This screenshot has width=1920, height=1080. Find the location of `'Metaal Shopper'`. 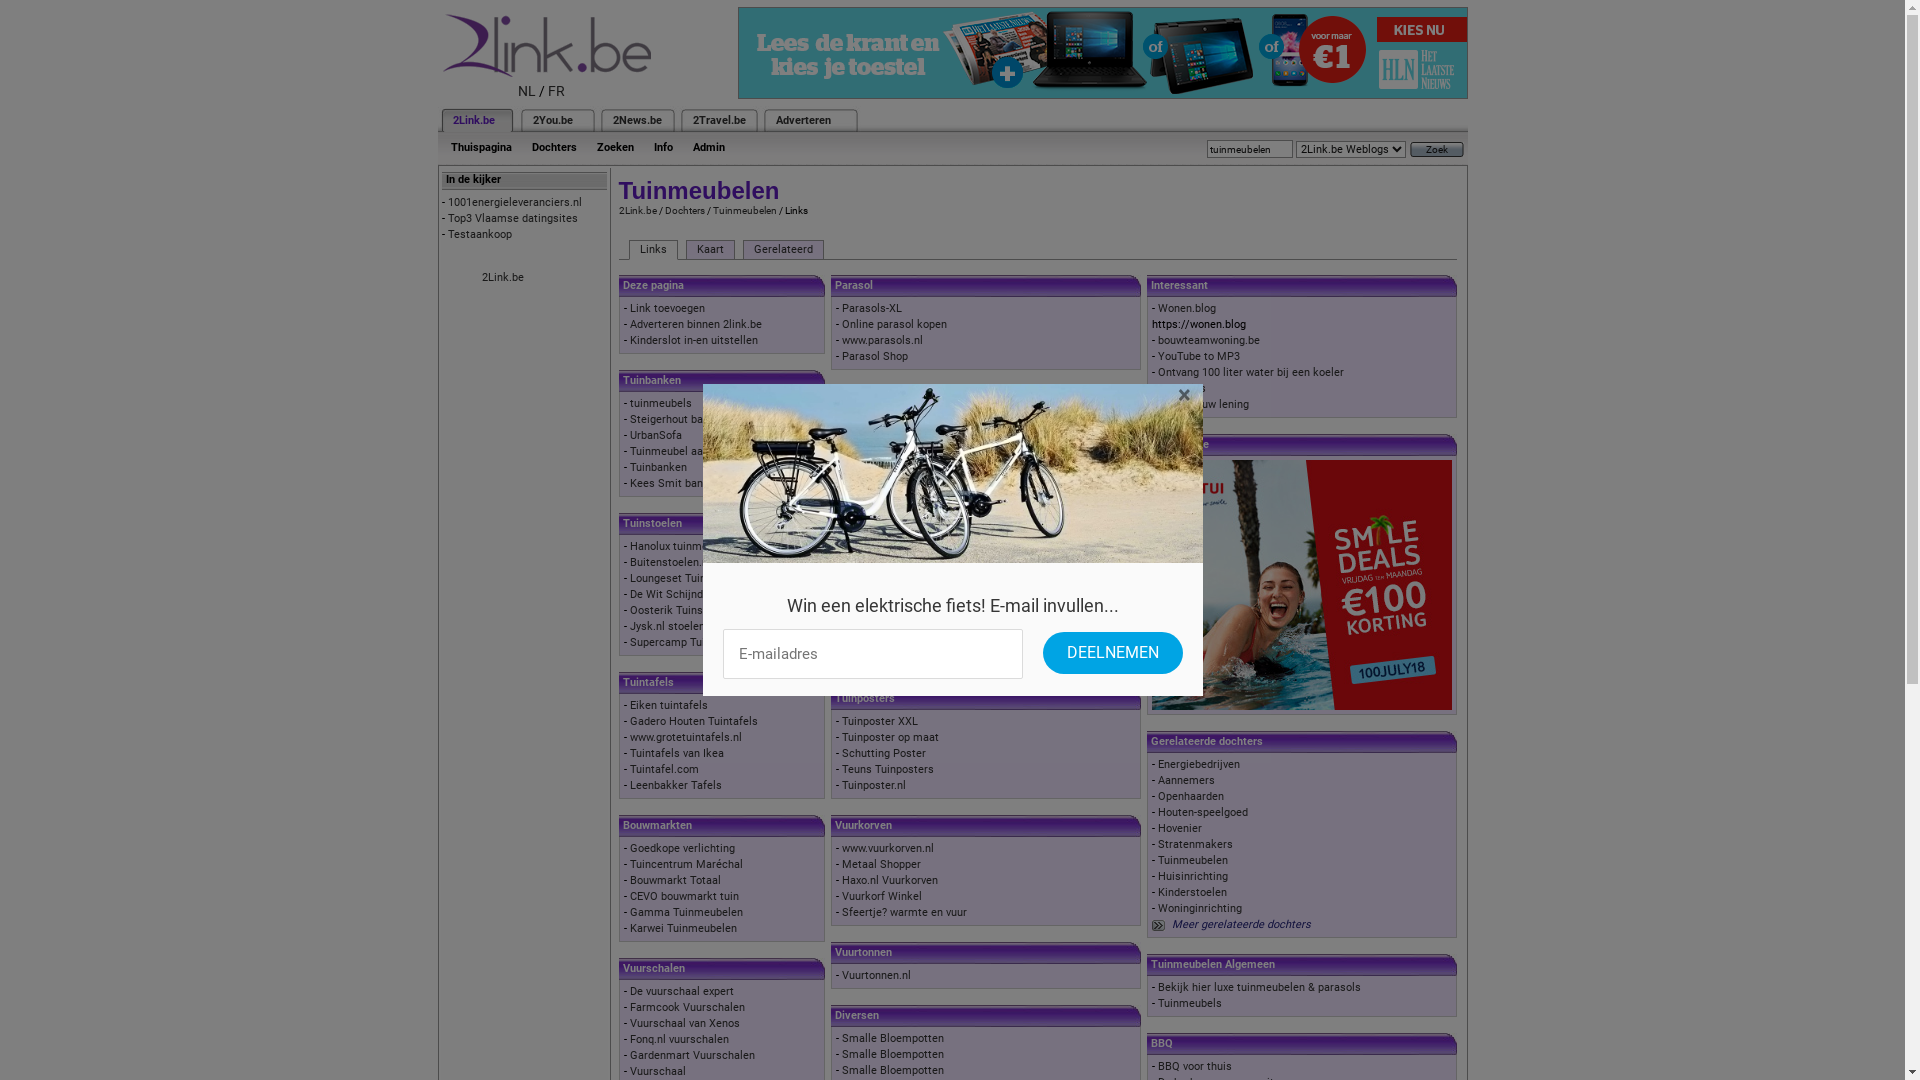

'Metaal Shopper' is located at coordinates (841, 863).